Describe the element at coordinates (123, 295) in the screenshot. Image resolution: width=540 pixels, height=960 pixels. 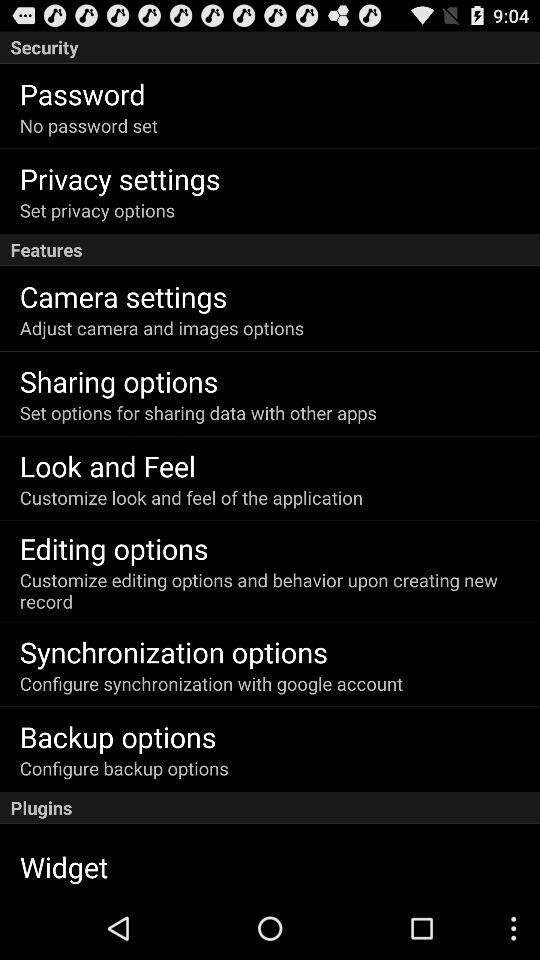
I see `item below the features icon` at that location.